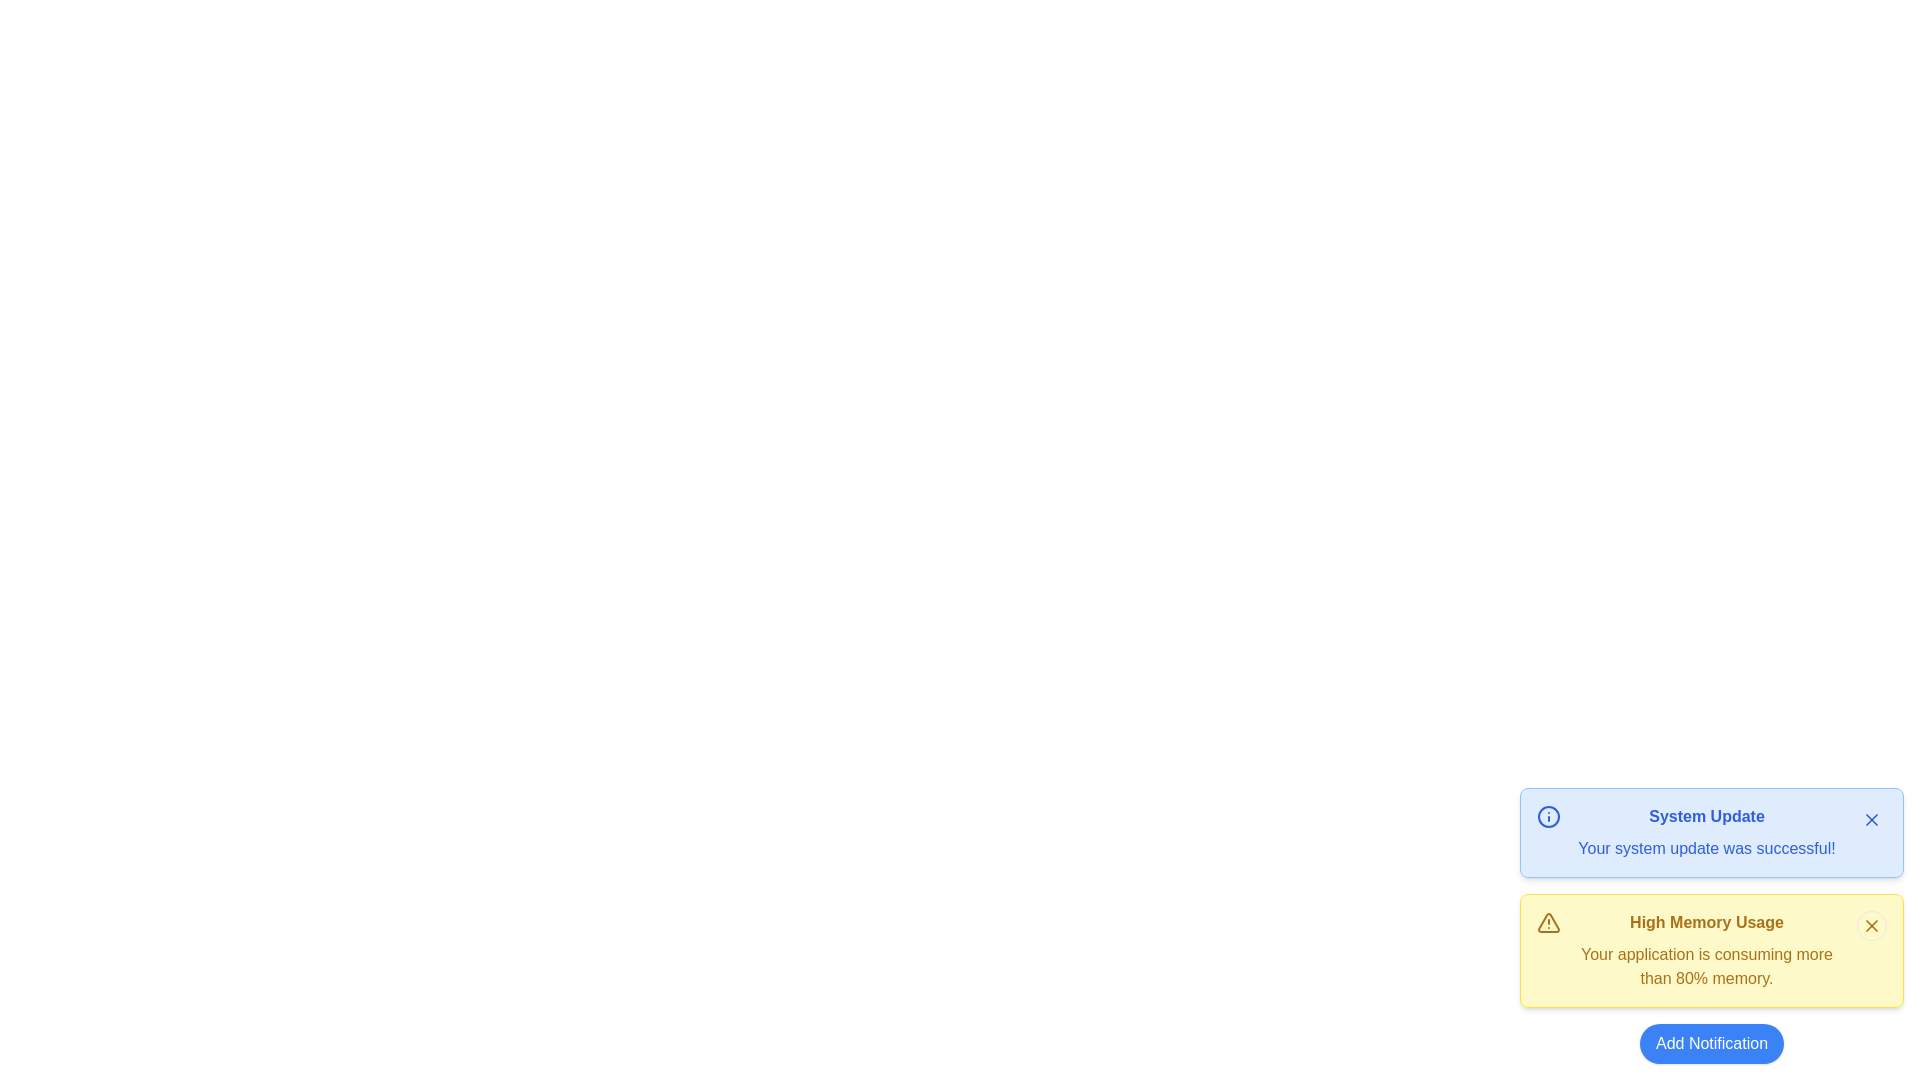 This screenshot has height=1080, width=1920. Describe the element at coordinates (1871, 925) in the screenshot. I see `the Close Button located in the top-right corner of the yellow notification card labeled 'High Memory Usage'` at that location.